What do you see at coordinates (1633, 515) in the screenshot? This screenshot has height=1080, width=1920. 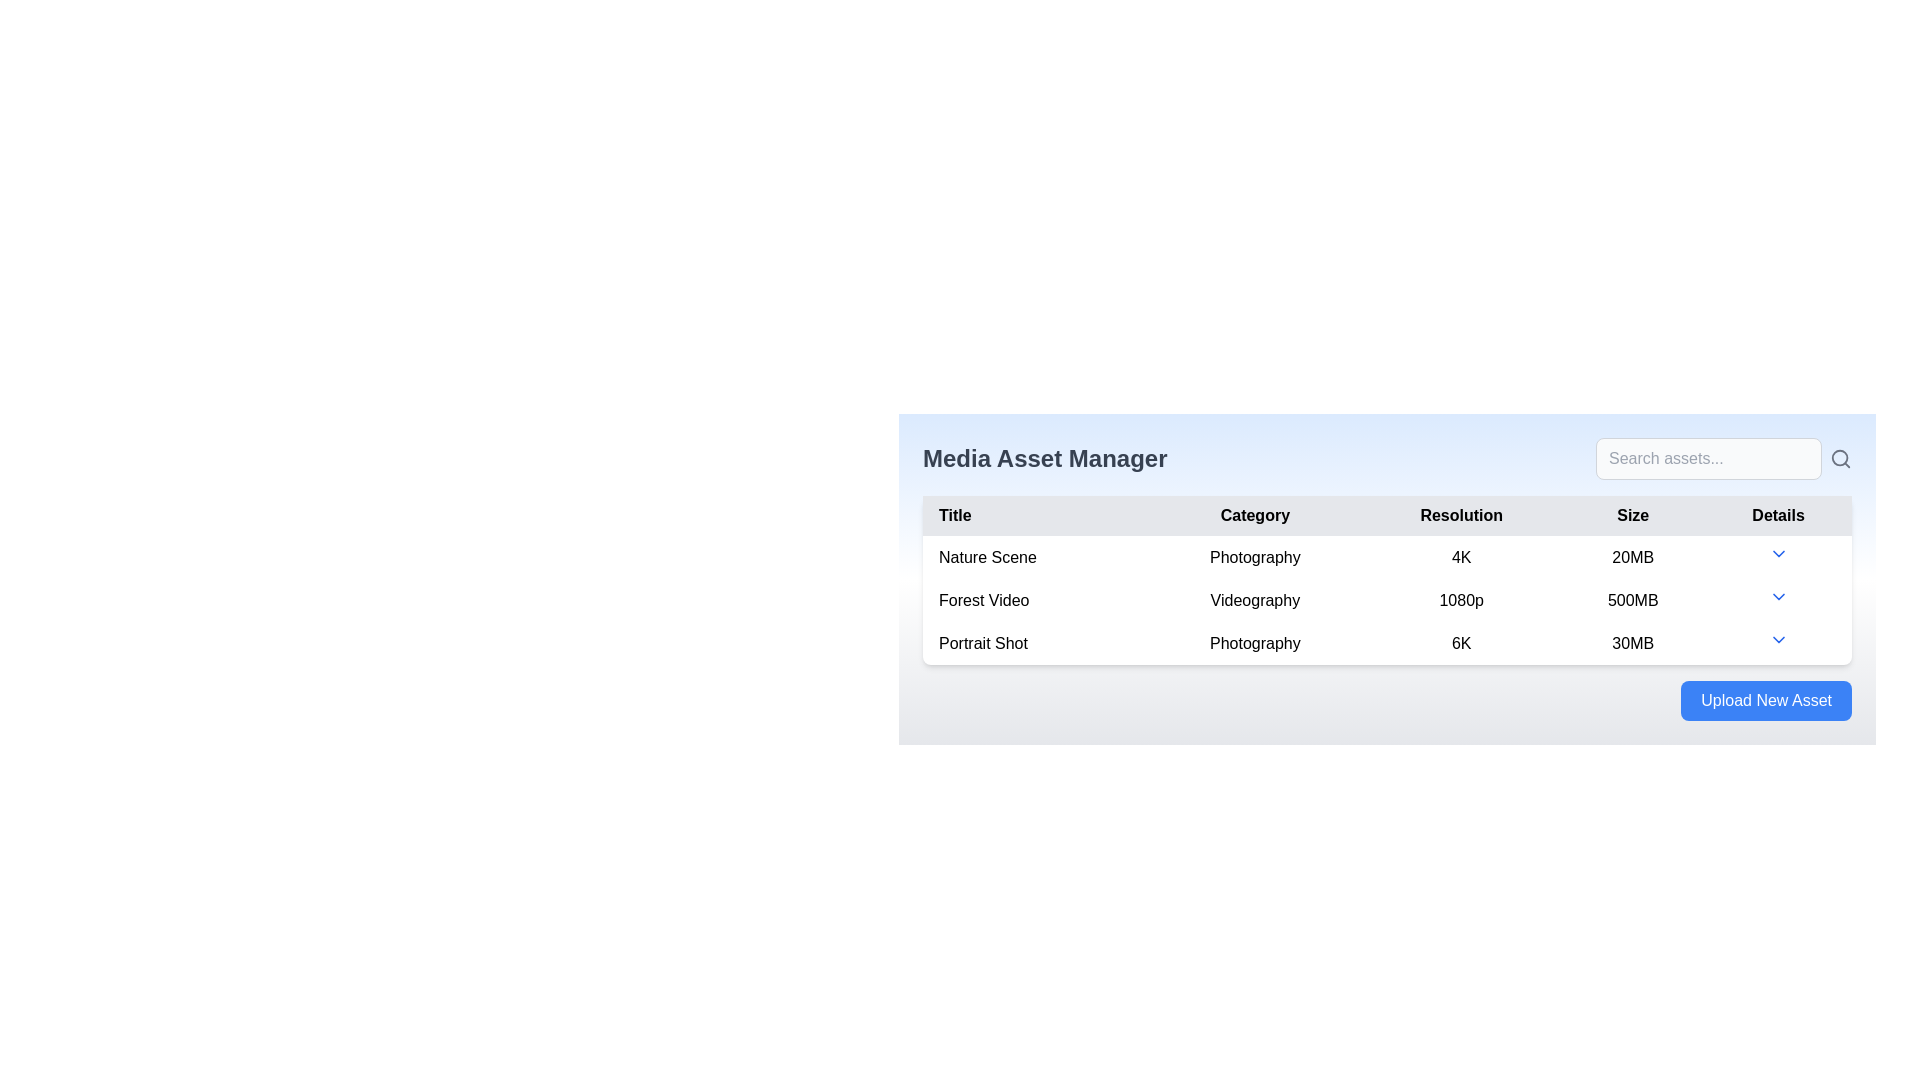 I see `the 'Size' text label, which is styled with a standard font and centered alignment, located in the upper right region of the table between the 'Resolution' and 'Details' headers` at bounding box center [1633, 515].